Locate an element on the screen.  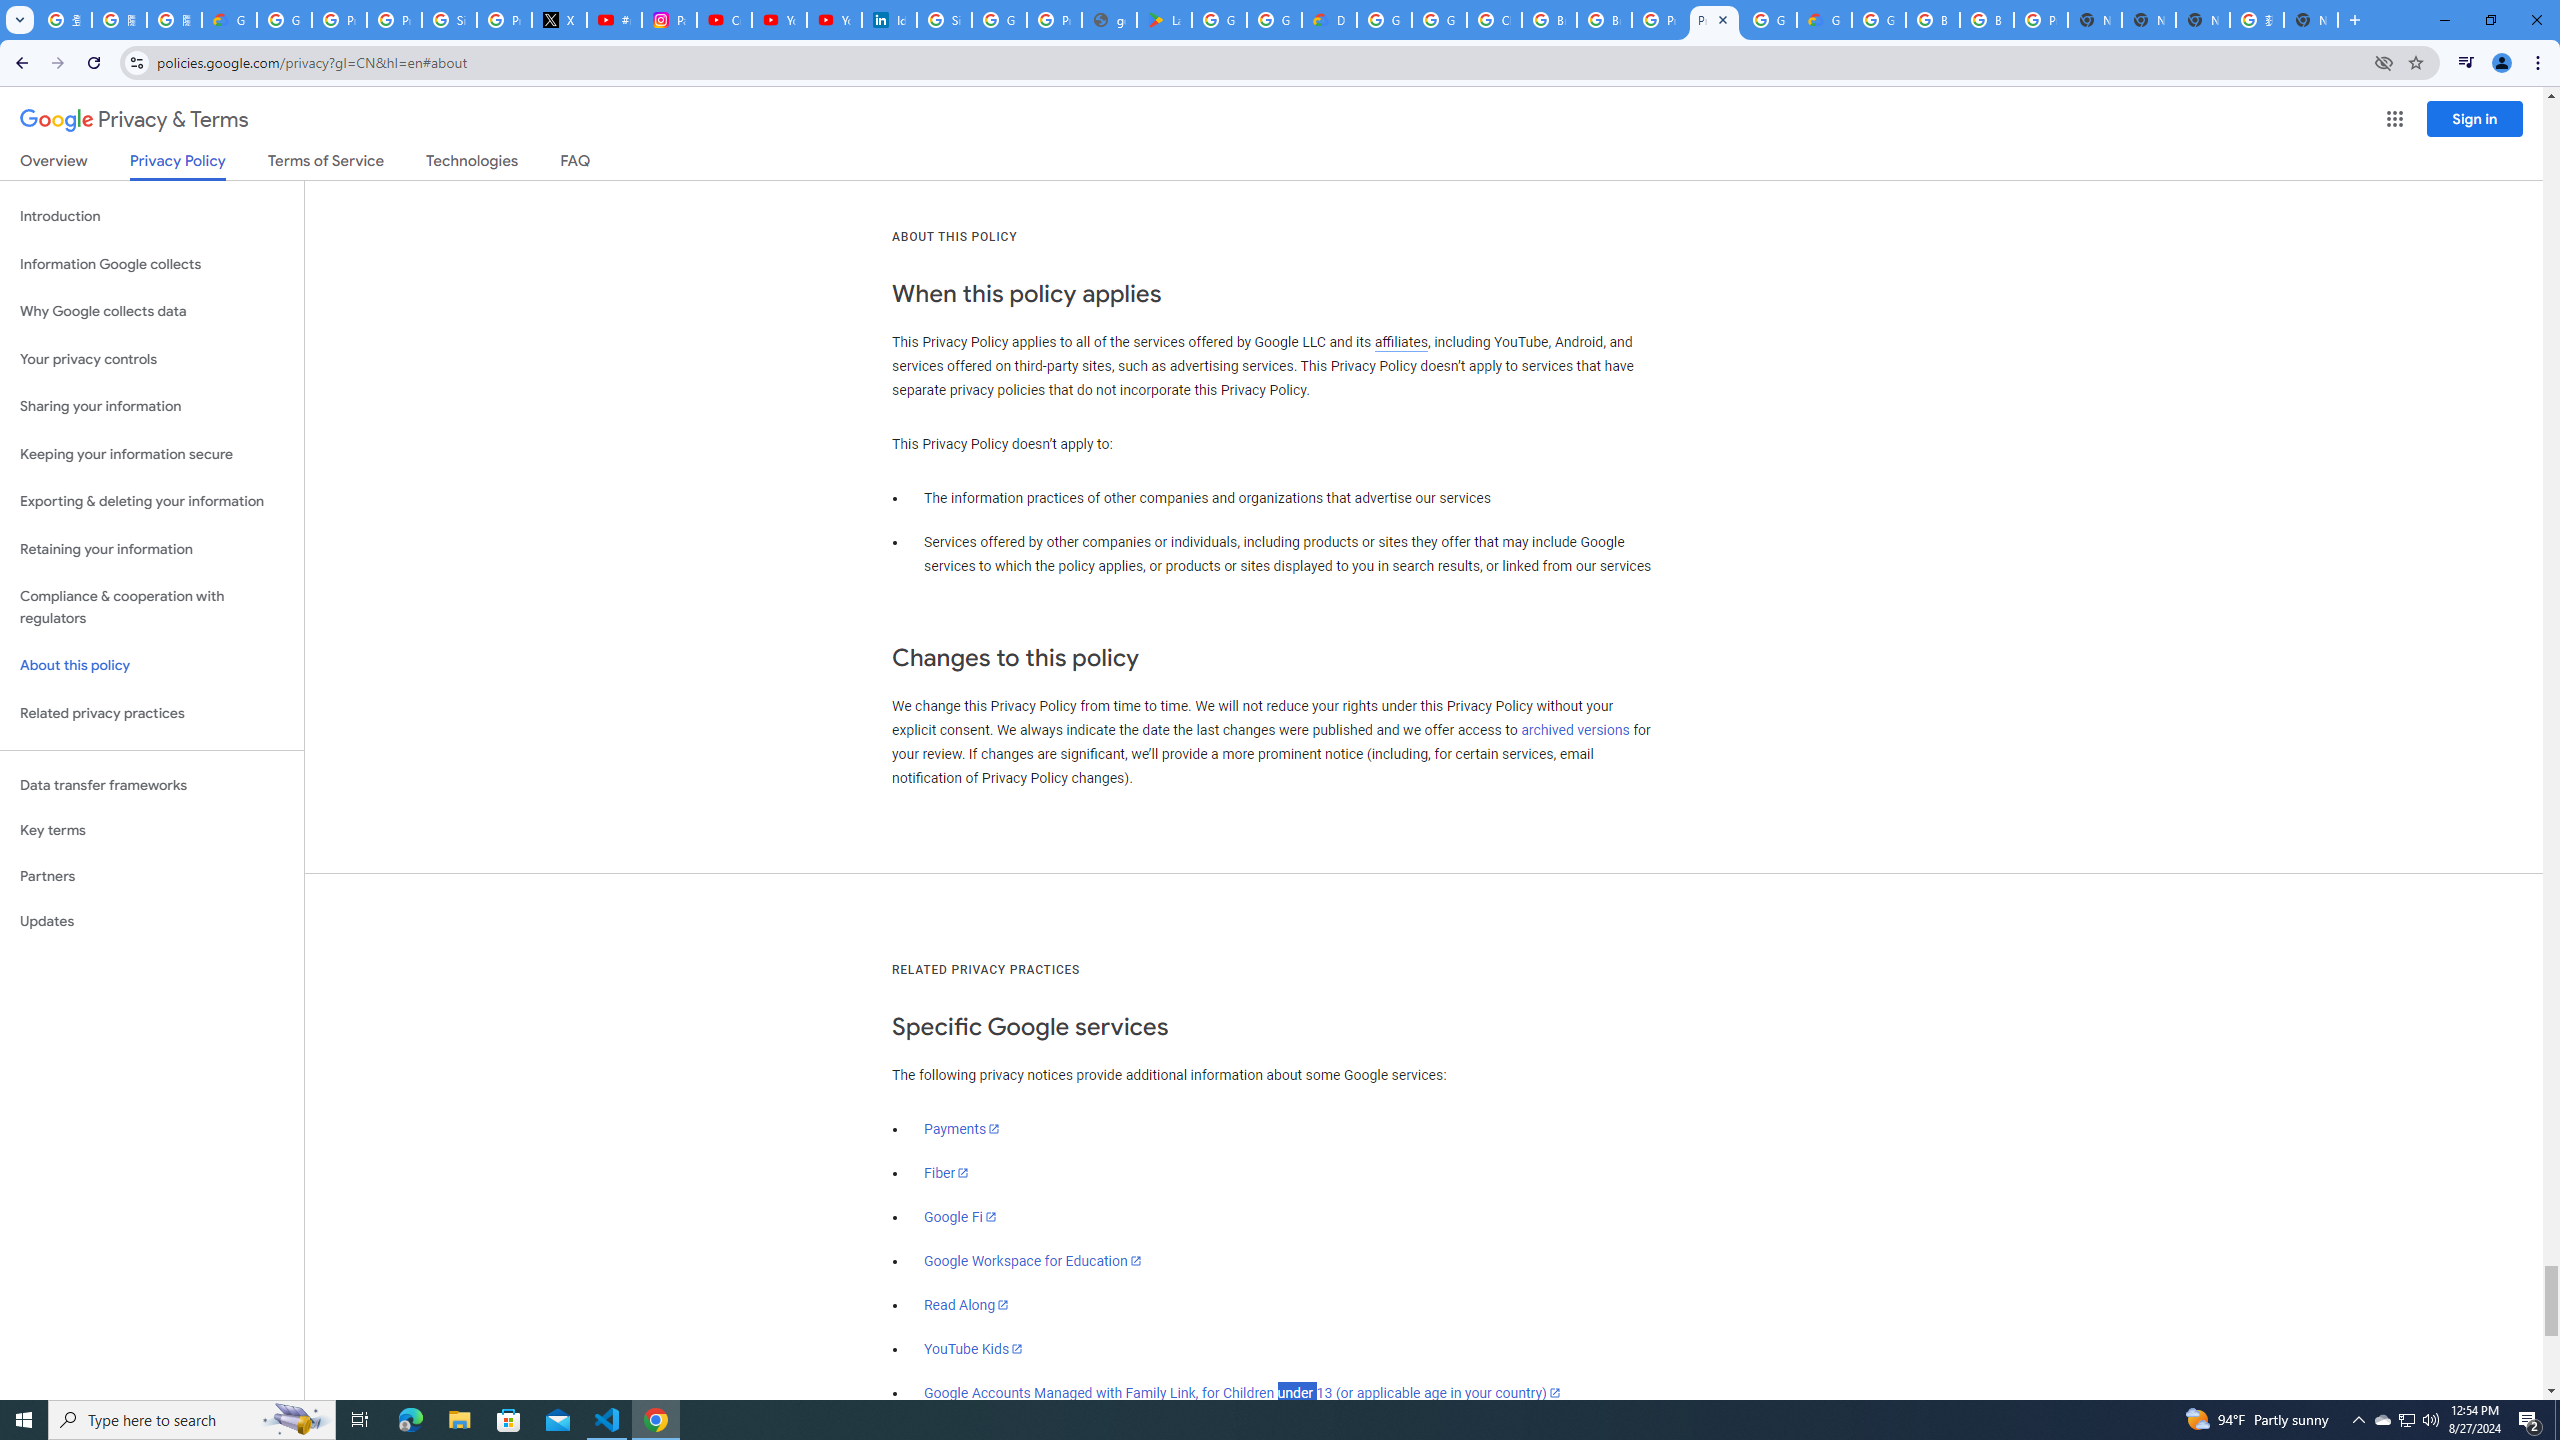
'Technologies' is located at coordinates (472, 164).